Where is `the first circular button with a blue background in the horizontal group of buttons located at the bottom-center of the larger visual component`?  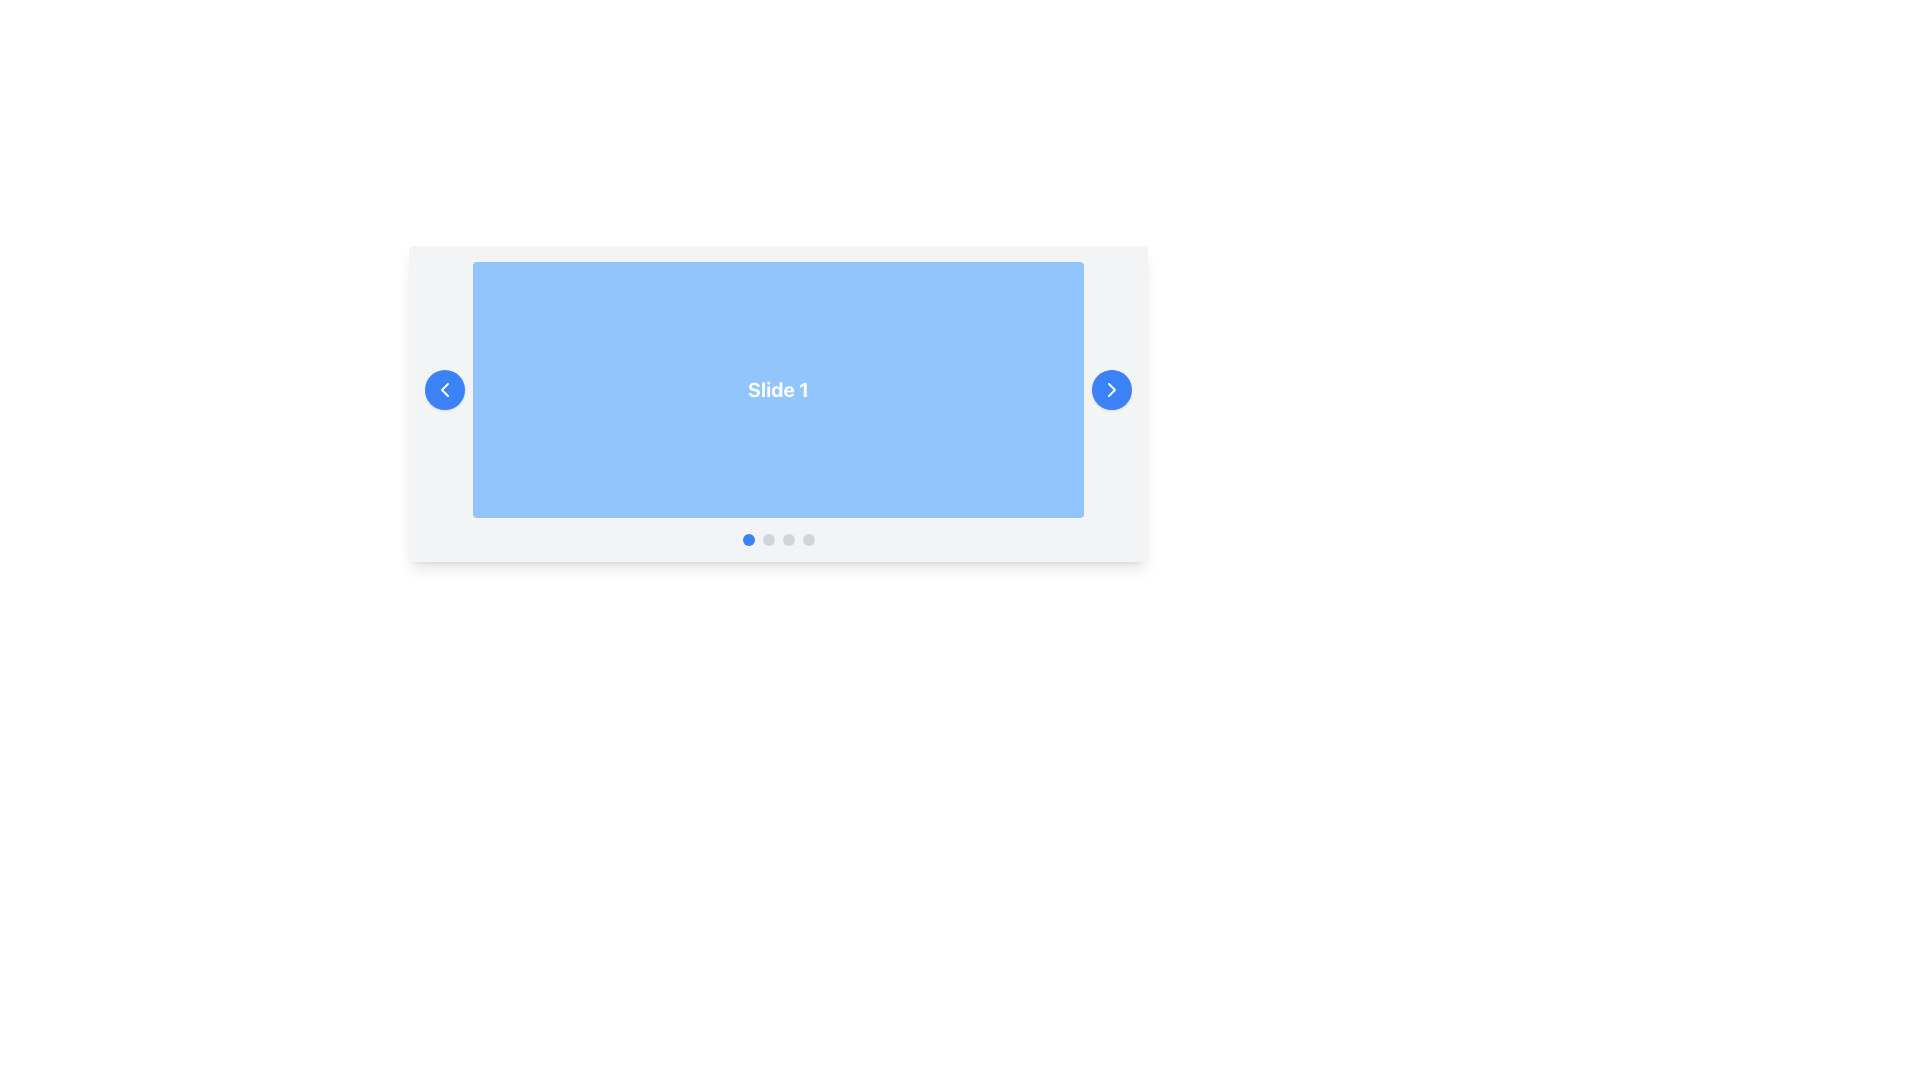 the first circular button with a blue background in the horizontal group of buttons located at the bottom-center of the larger visual component is located at coordinates (747, 540).